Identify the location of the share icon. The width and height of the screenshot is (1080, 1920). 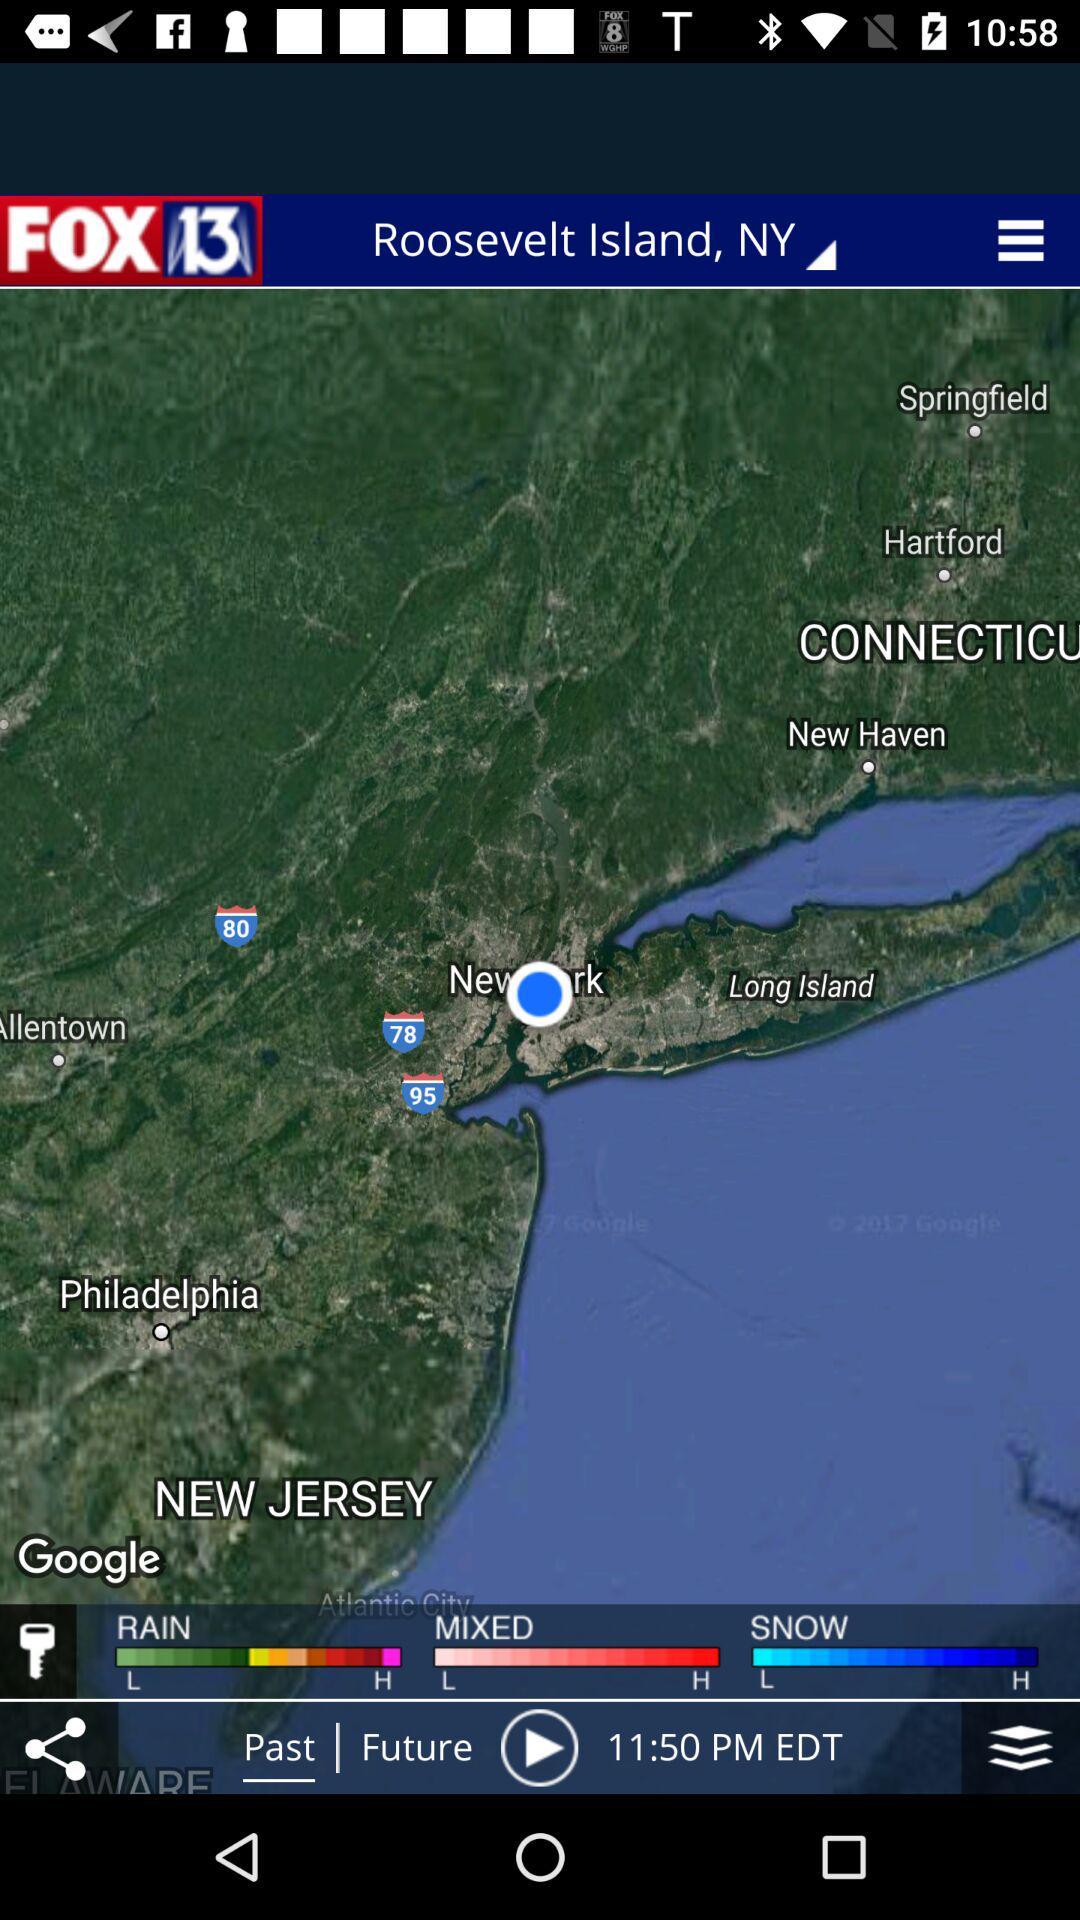
(58, 1746).